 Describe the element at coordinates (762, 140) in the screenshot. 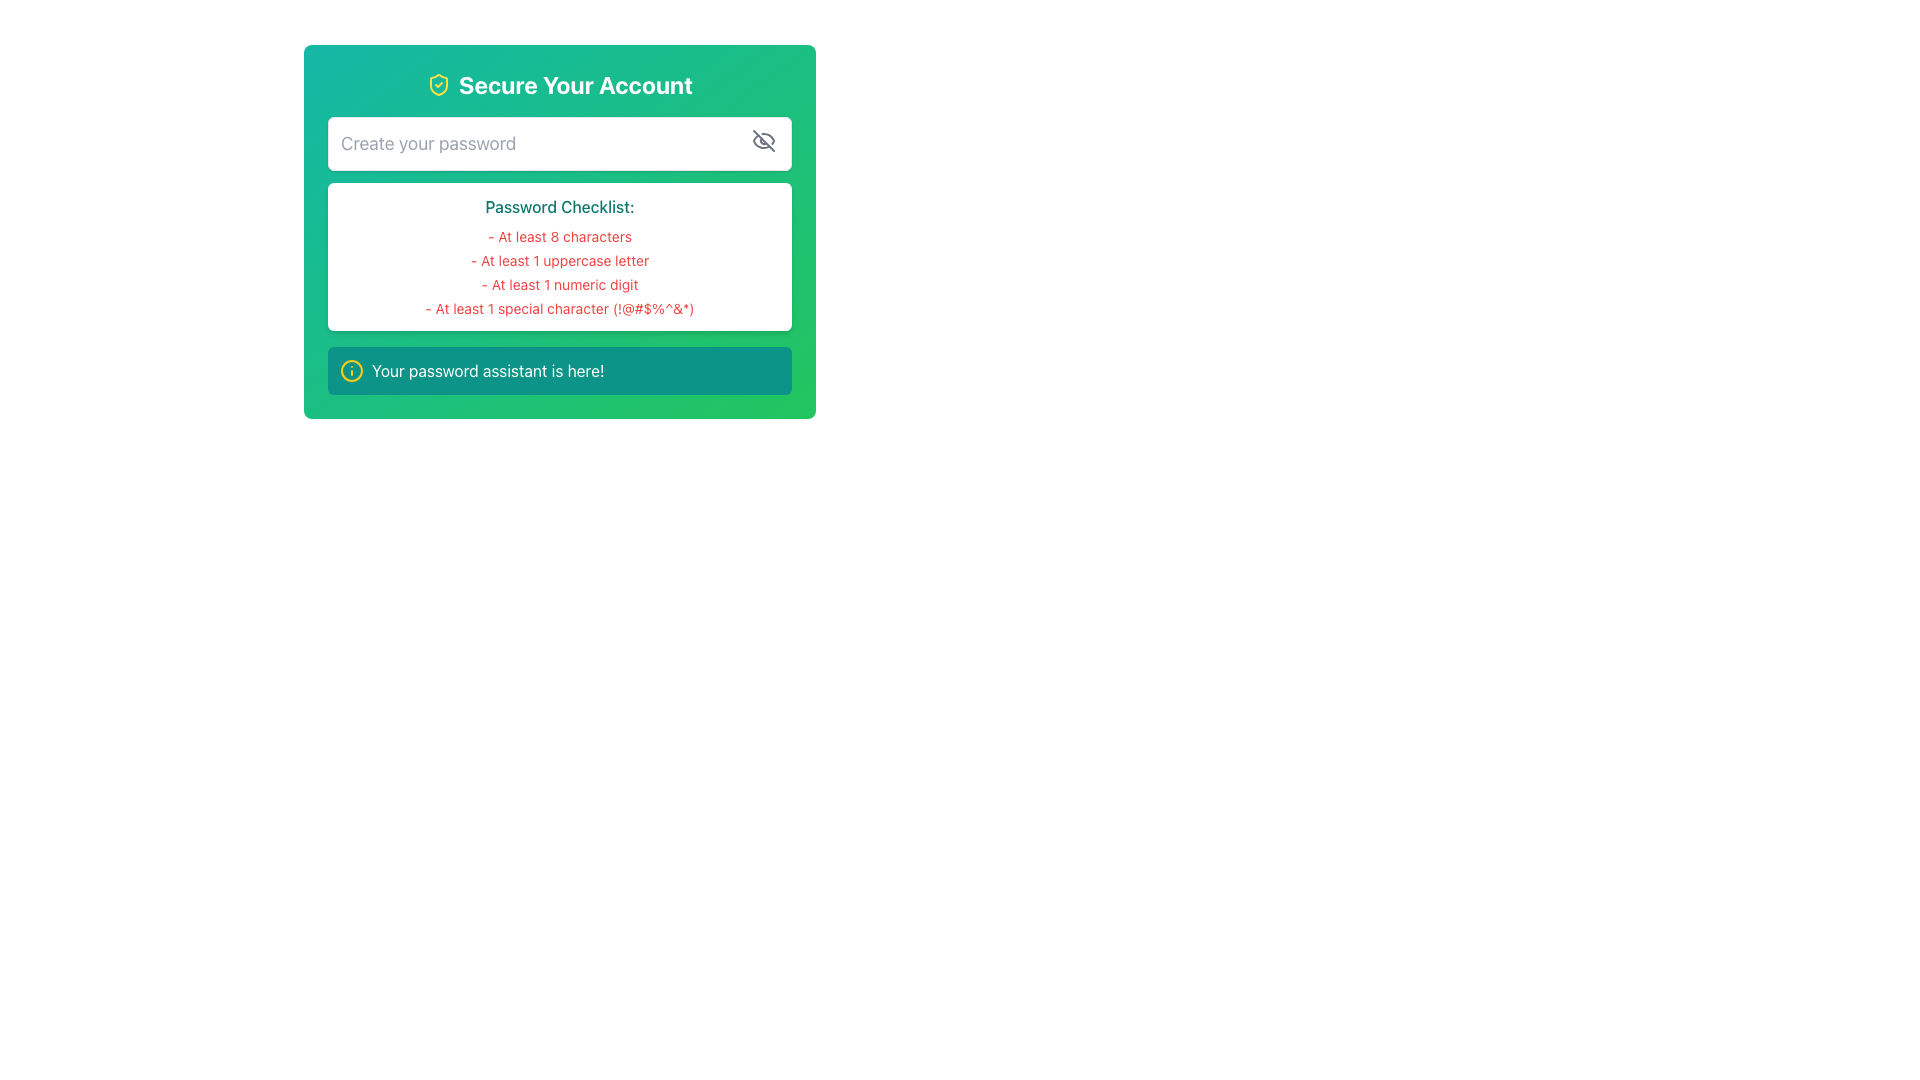

I see `the toggle button in the top-right corner of the password input field to show or hide the entered password` at that location.